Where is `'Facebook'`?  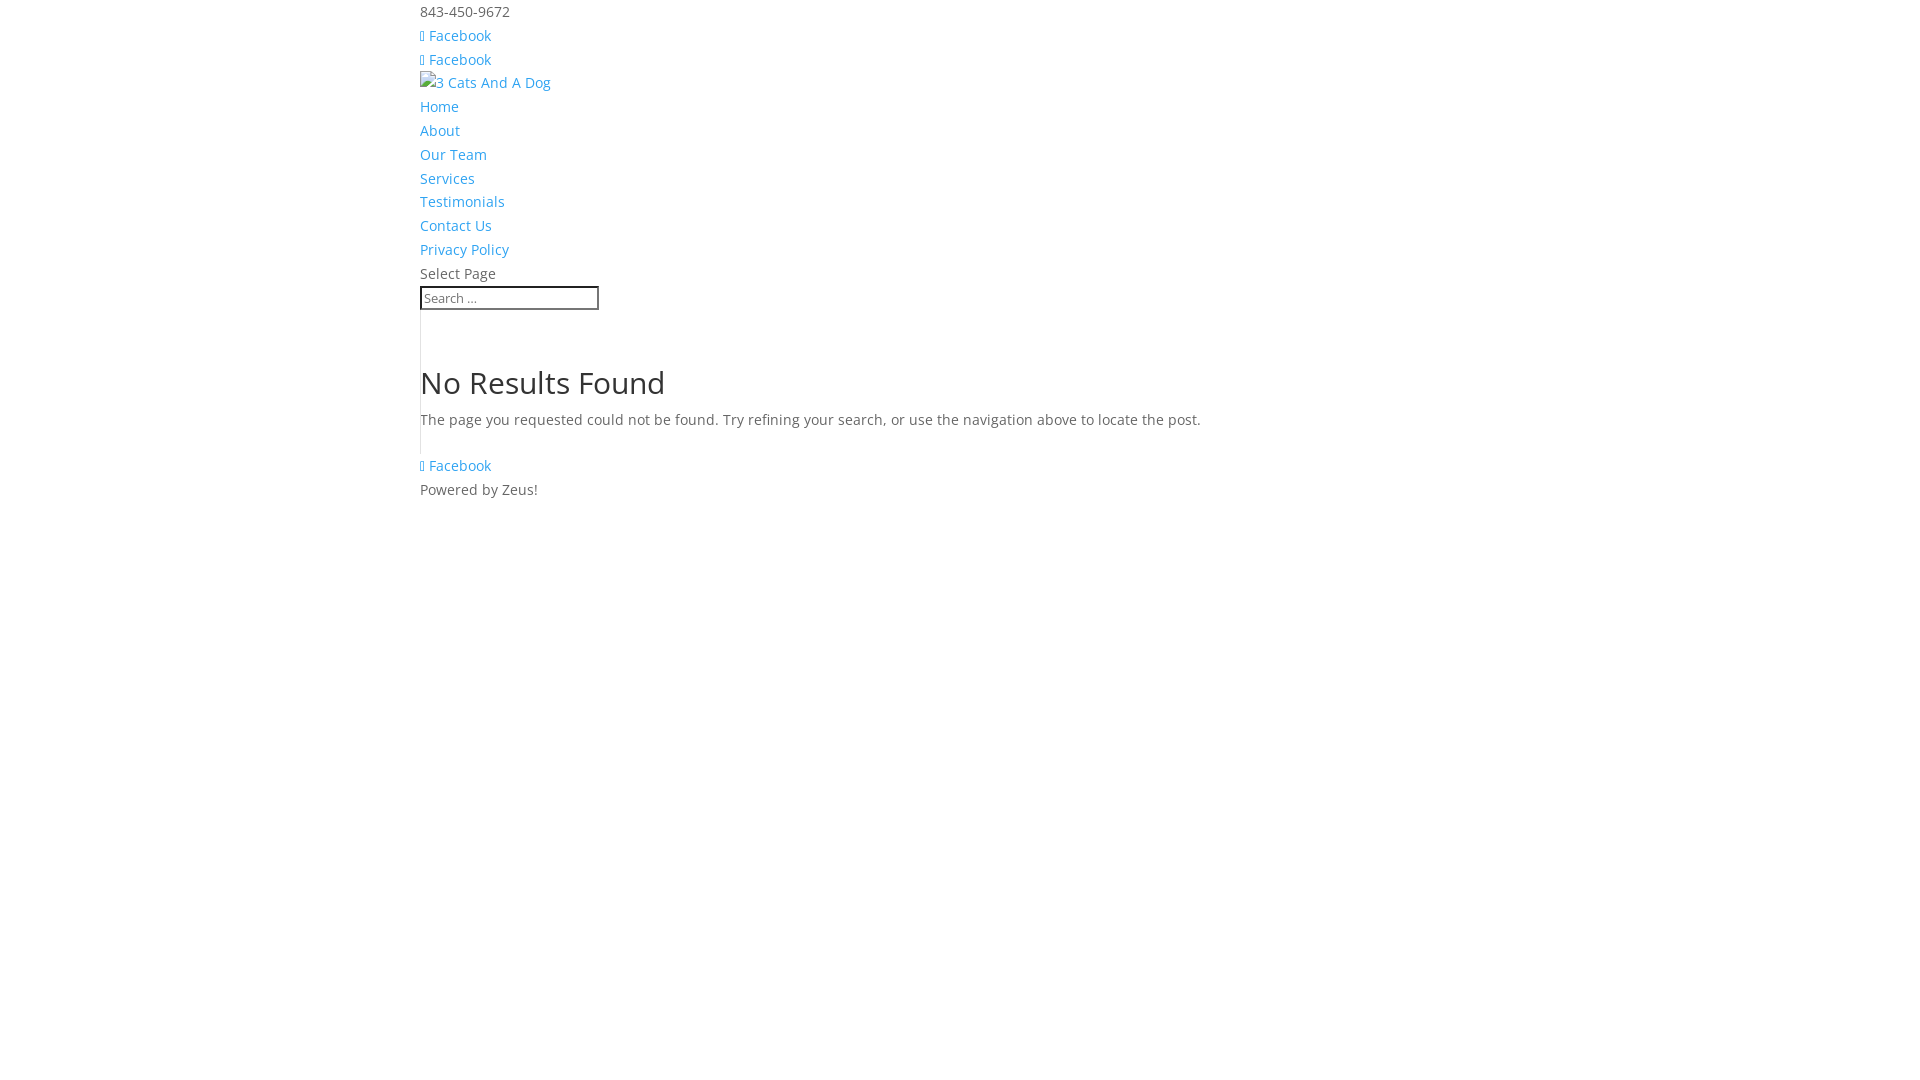 'Facebook' is located at coordinates (454, 58).